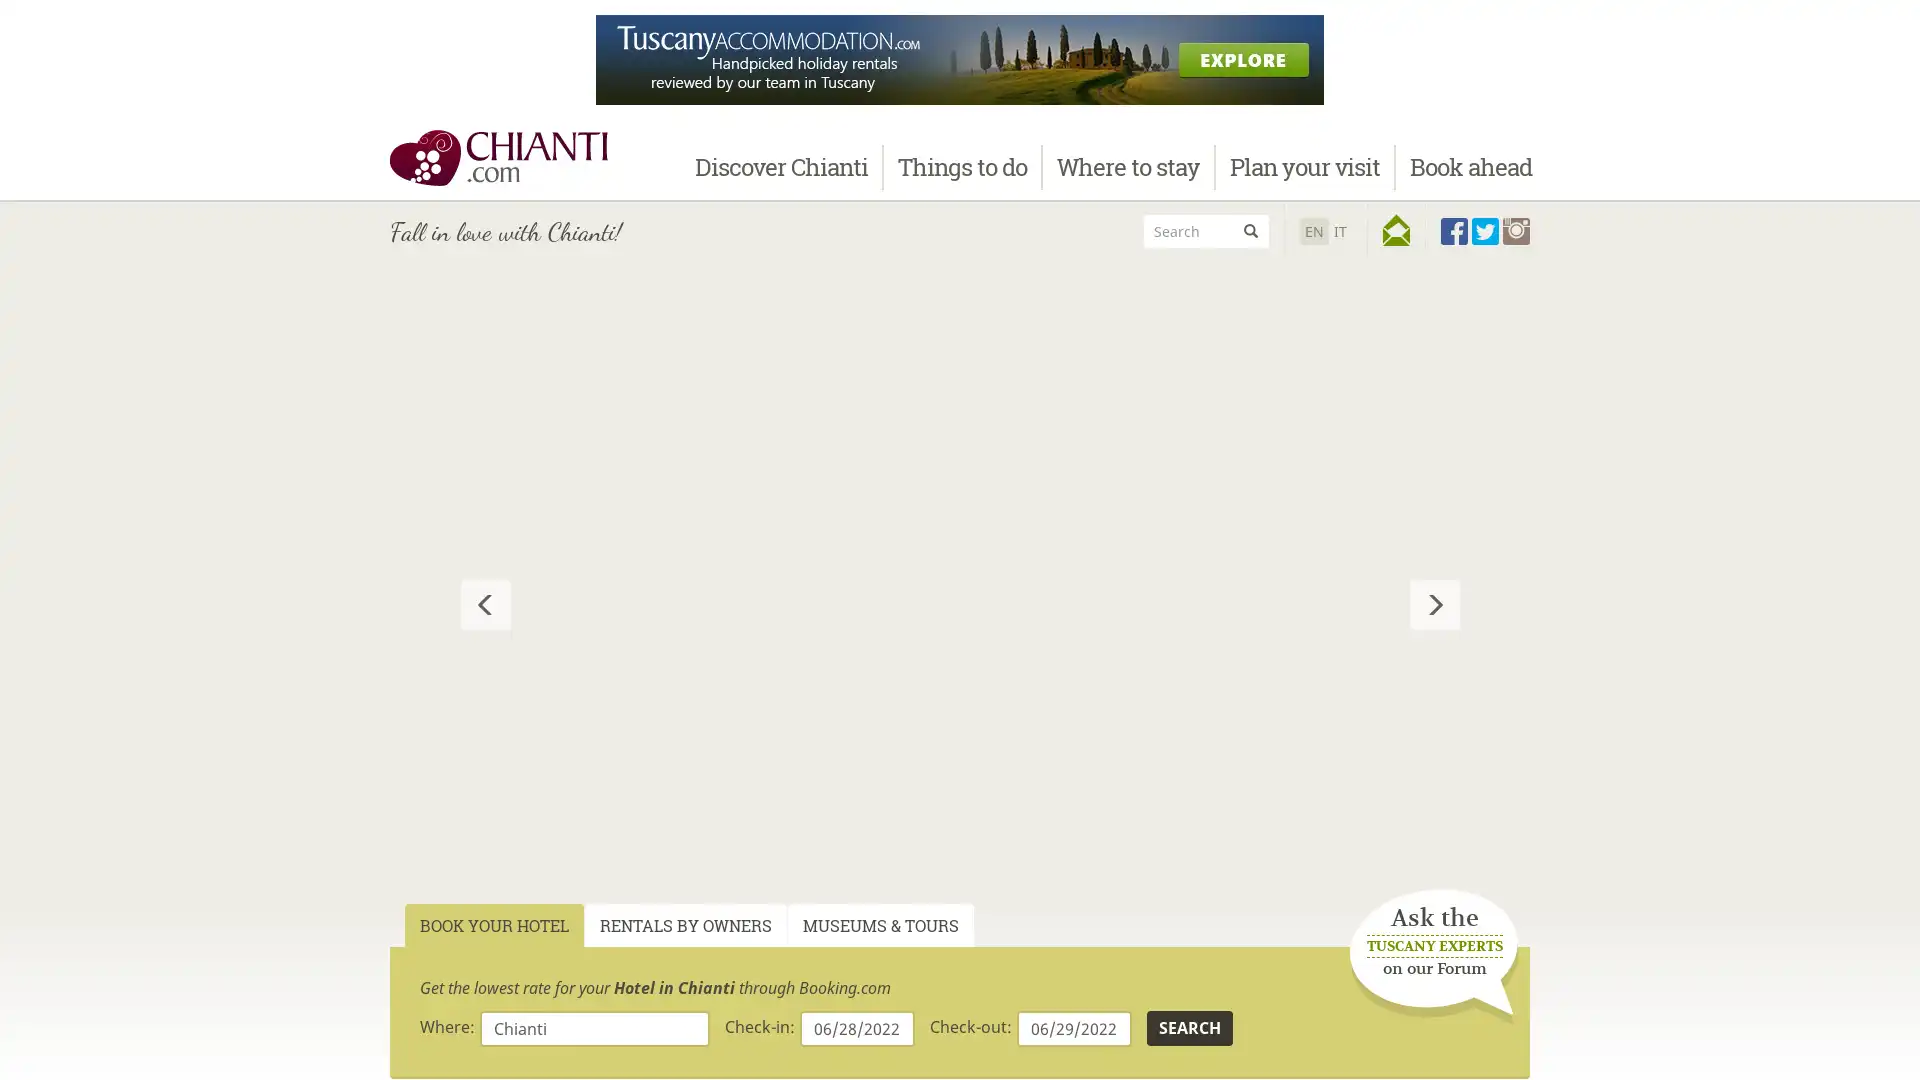 This screenshot has height=1080, width=1920. I want to click on Plan your visit, so click(1305, 166).